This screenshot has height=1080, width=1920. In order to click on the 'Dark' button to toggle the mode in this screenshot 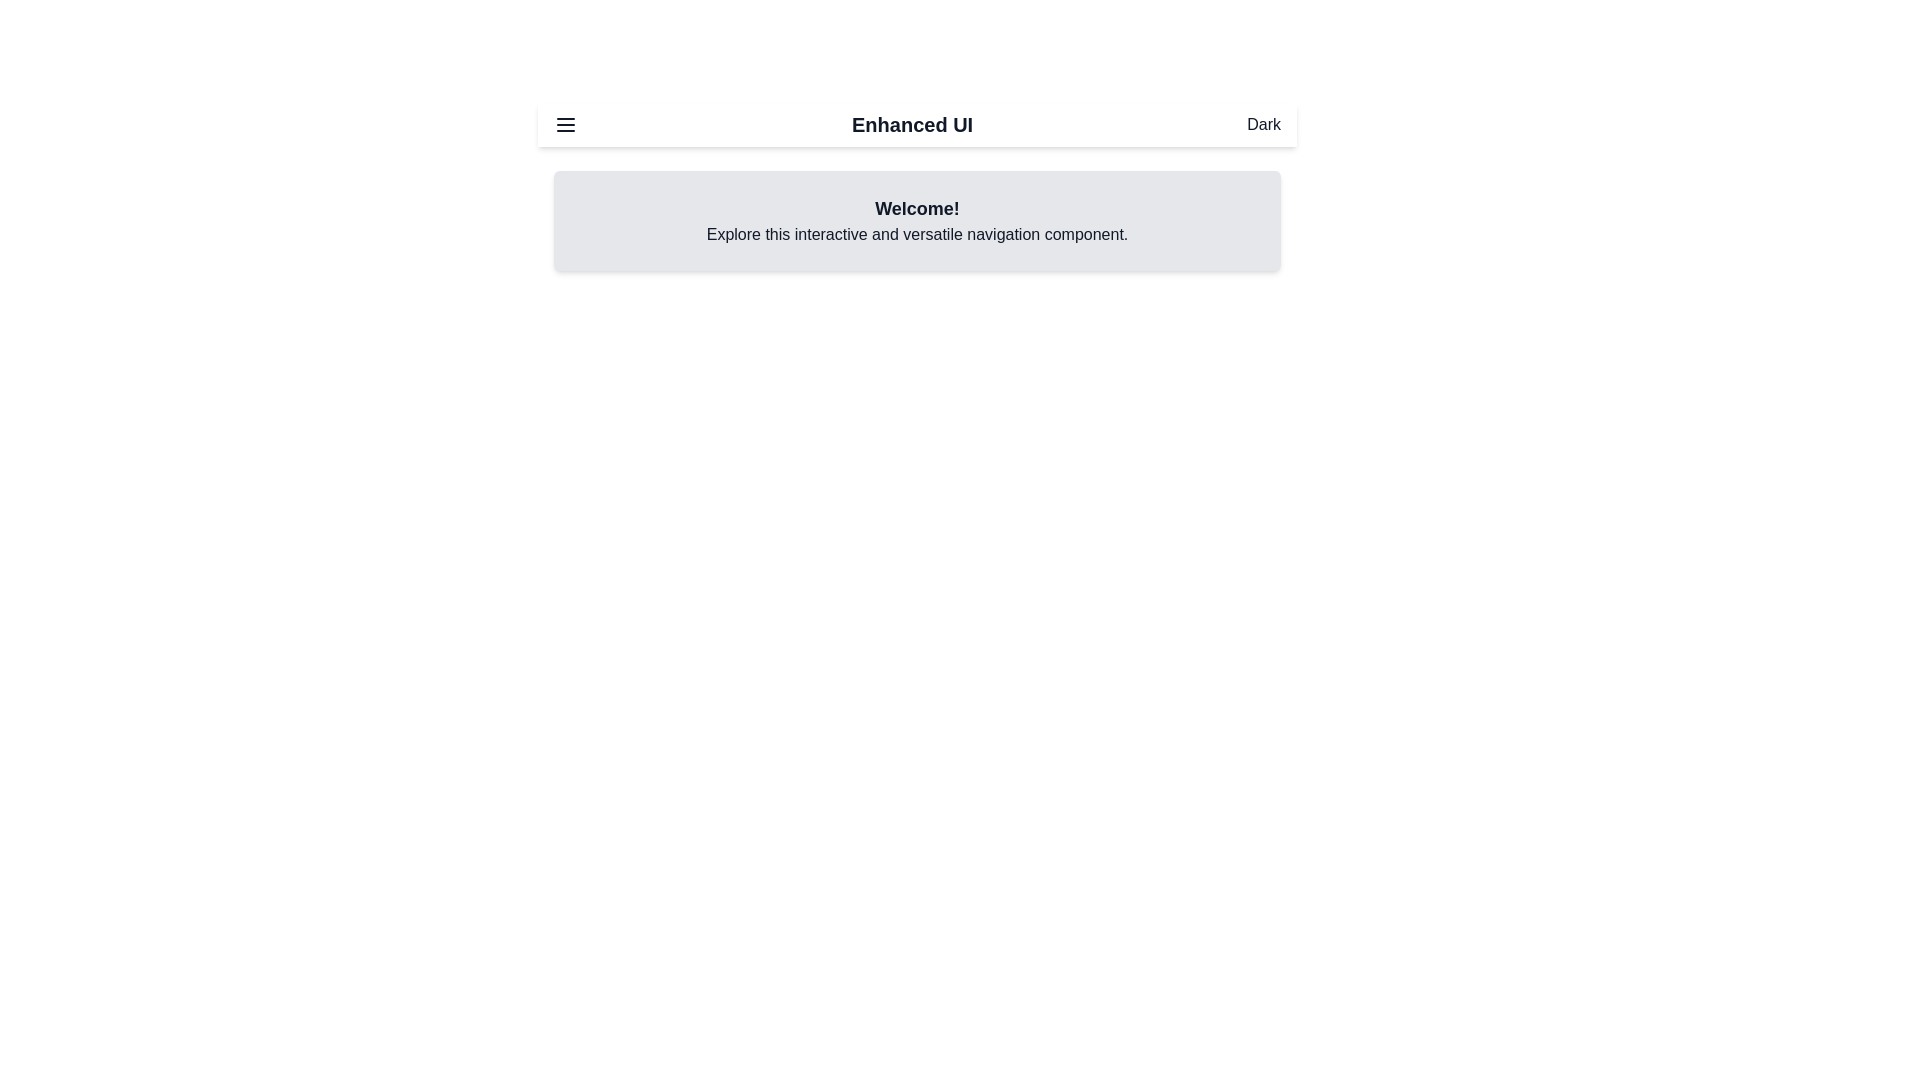, I will do `click(1262, 124)`.